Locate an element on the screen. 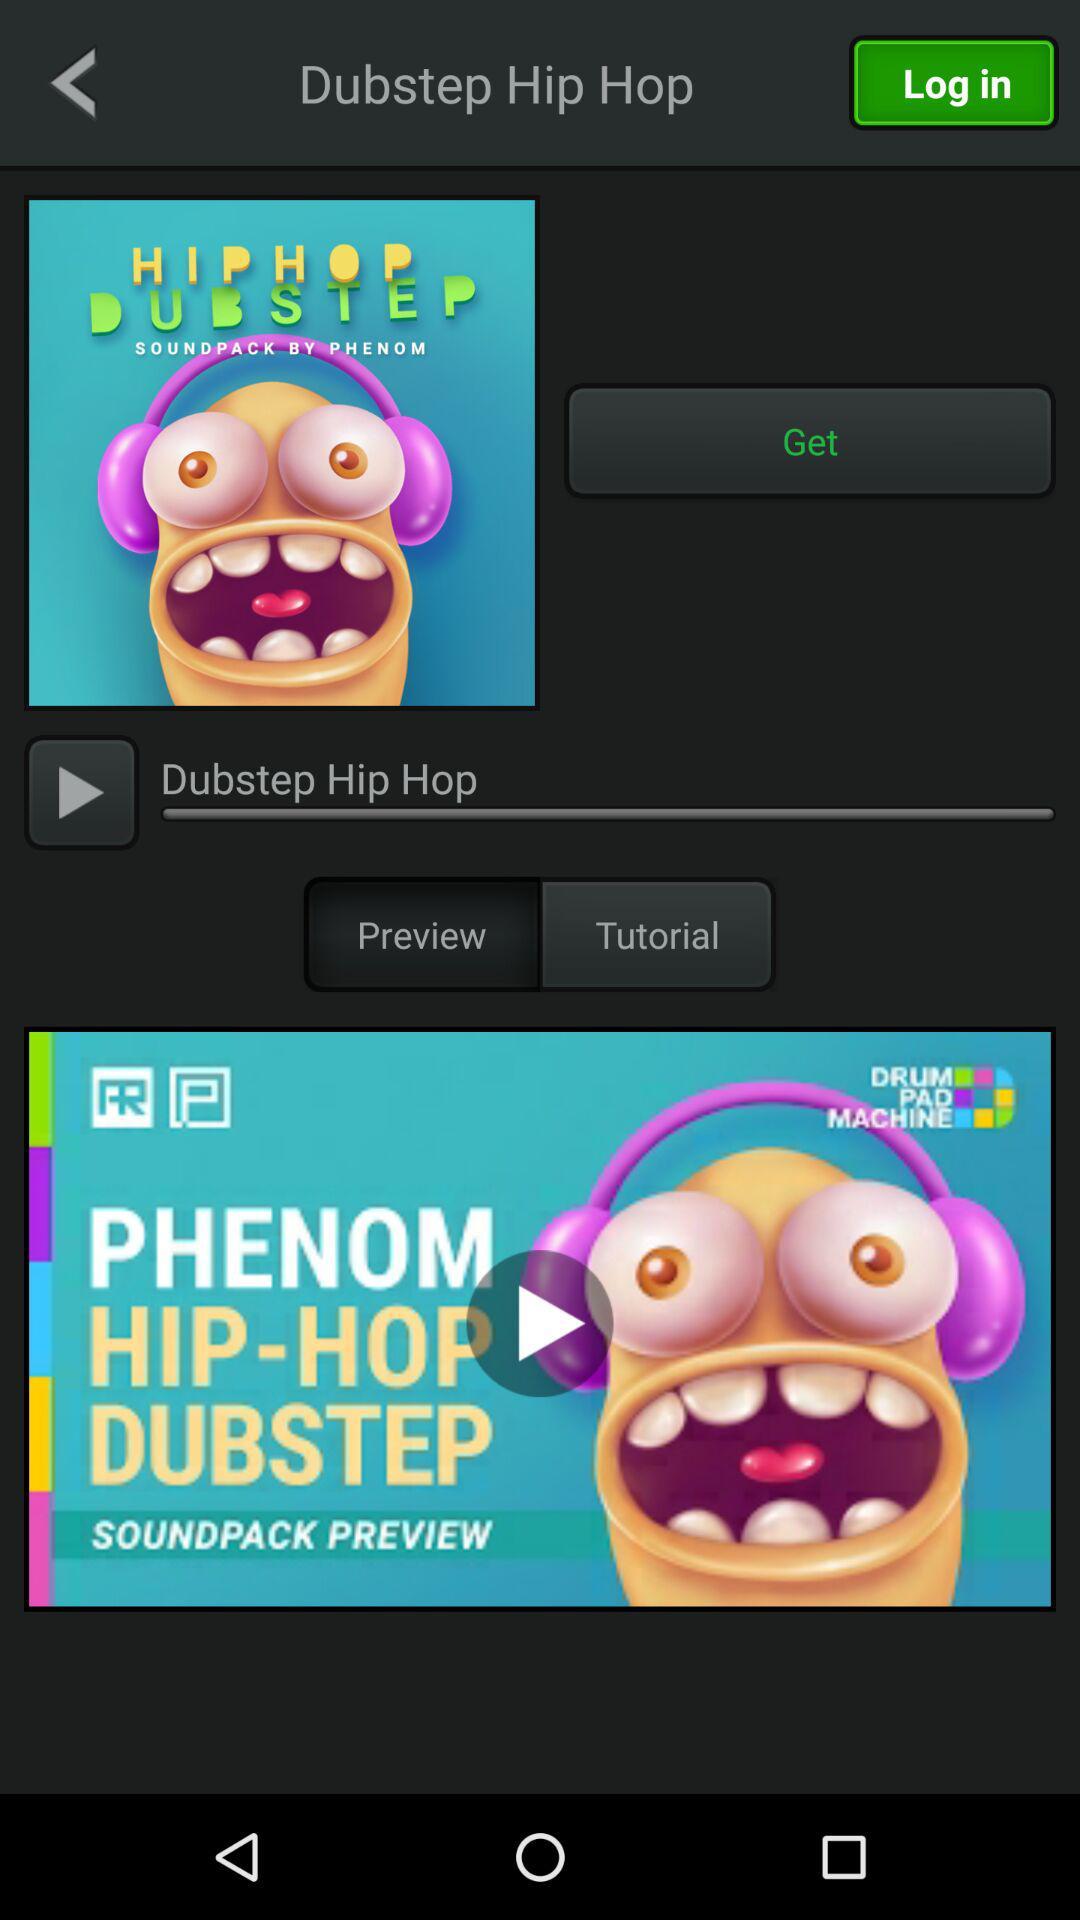 The image size is (1080, 1920). the video is located at coordinates (80, 791).